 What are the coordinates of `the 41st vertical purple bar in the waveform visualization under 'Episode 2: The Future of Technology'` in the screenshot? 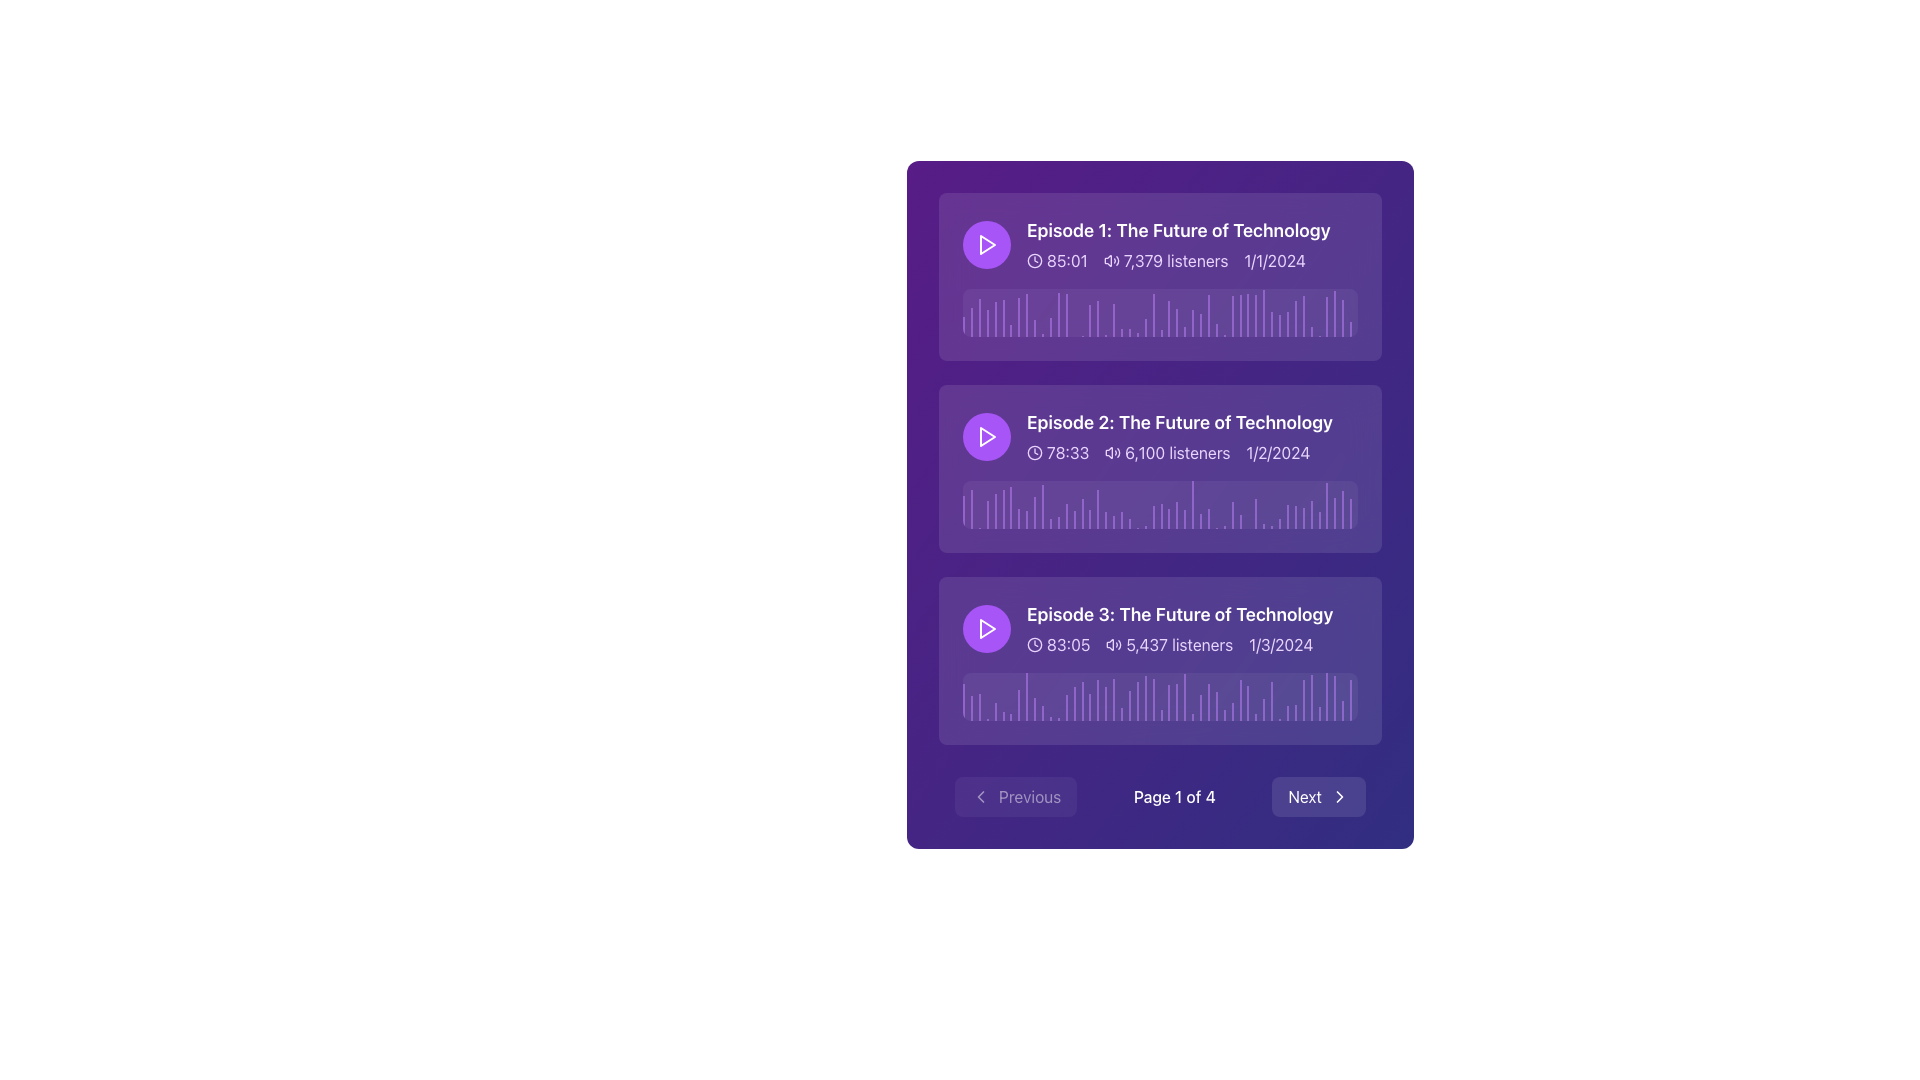 It's located at (1287, 516).